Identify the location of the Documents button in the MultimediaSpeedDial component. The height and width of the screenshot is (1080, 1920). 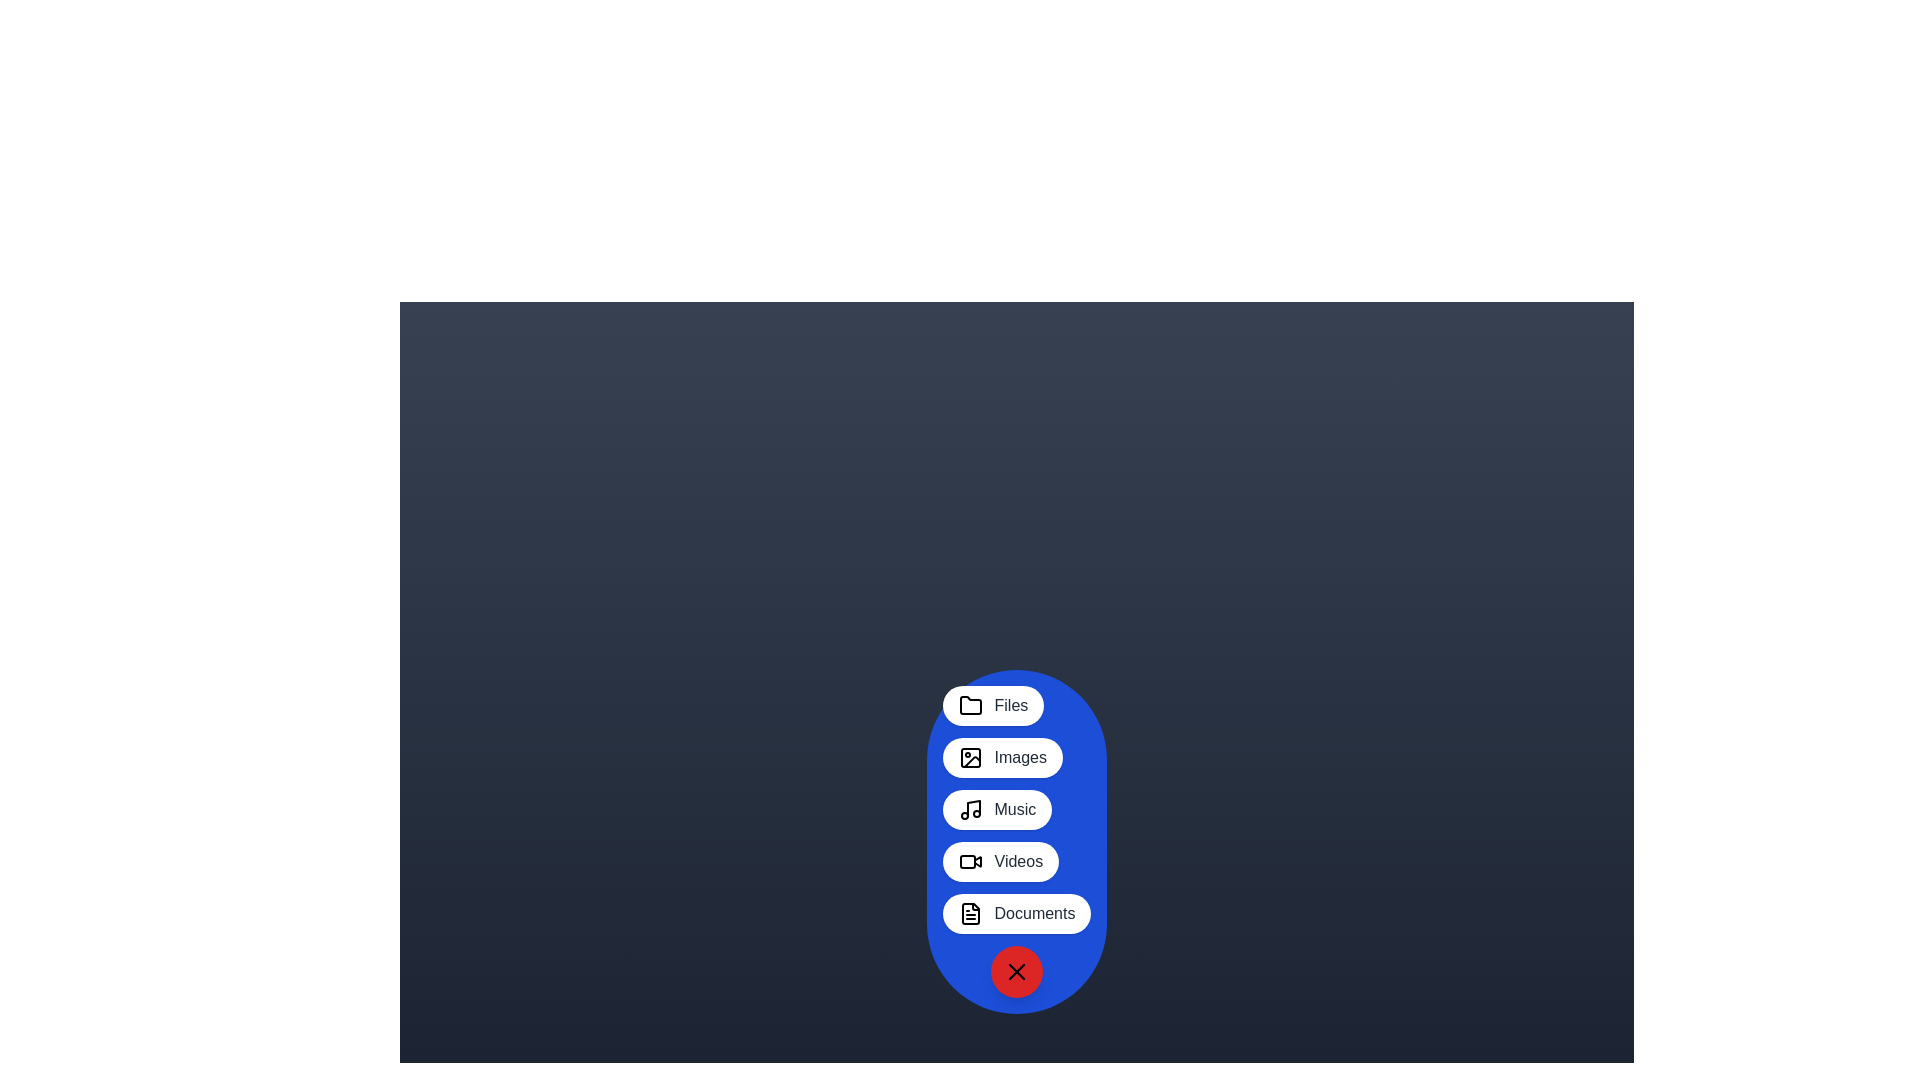
(1017, 914).